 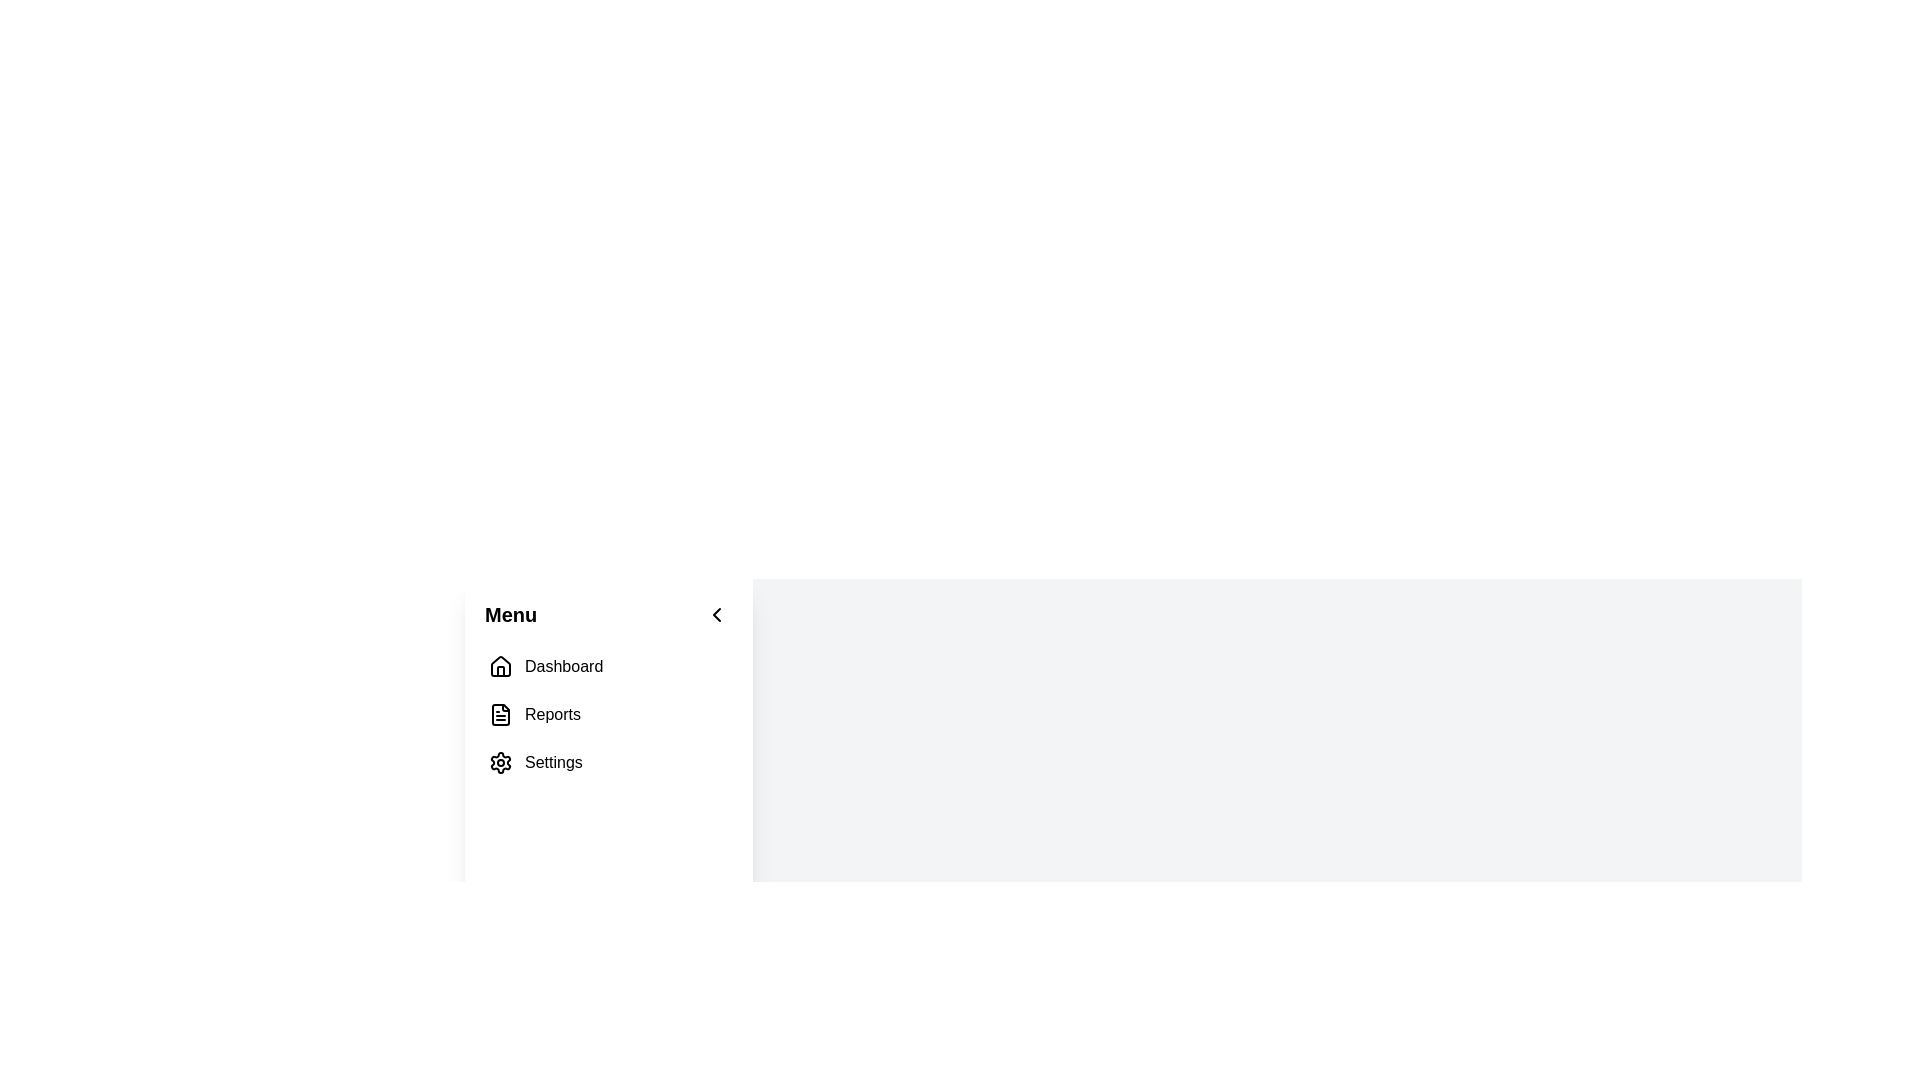 What do you see at coordinates (500, 666) in the screenshot?
I see `the house-like icon representing the 'Dashboard' menu item located on the left side of the interface` at bounding box center [500, 666].